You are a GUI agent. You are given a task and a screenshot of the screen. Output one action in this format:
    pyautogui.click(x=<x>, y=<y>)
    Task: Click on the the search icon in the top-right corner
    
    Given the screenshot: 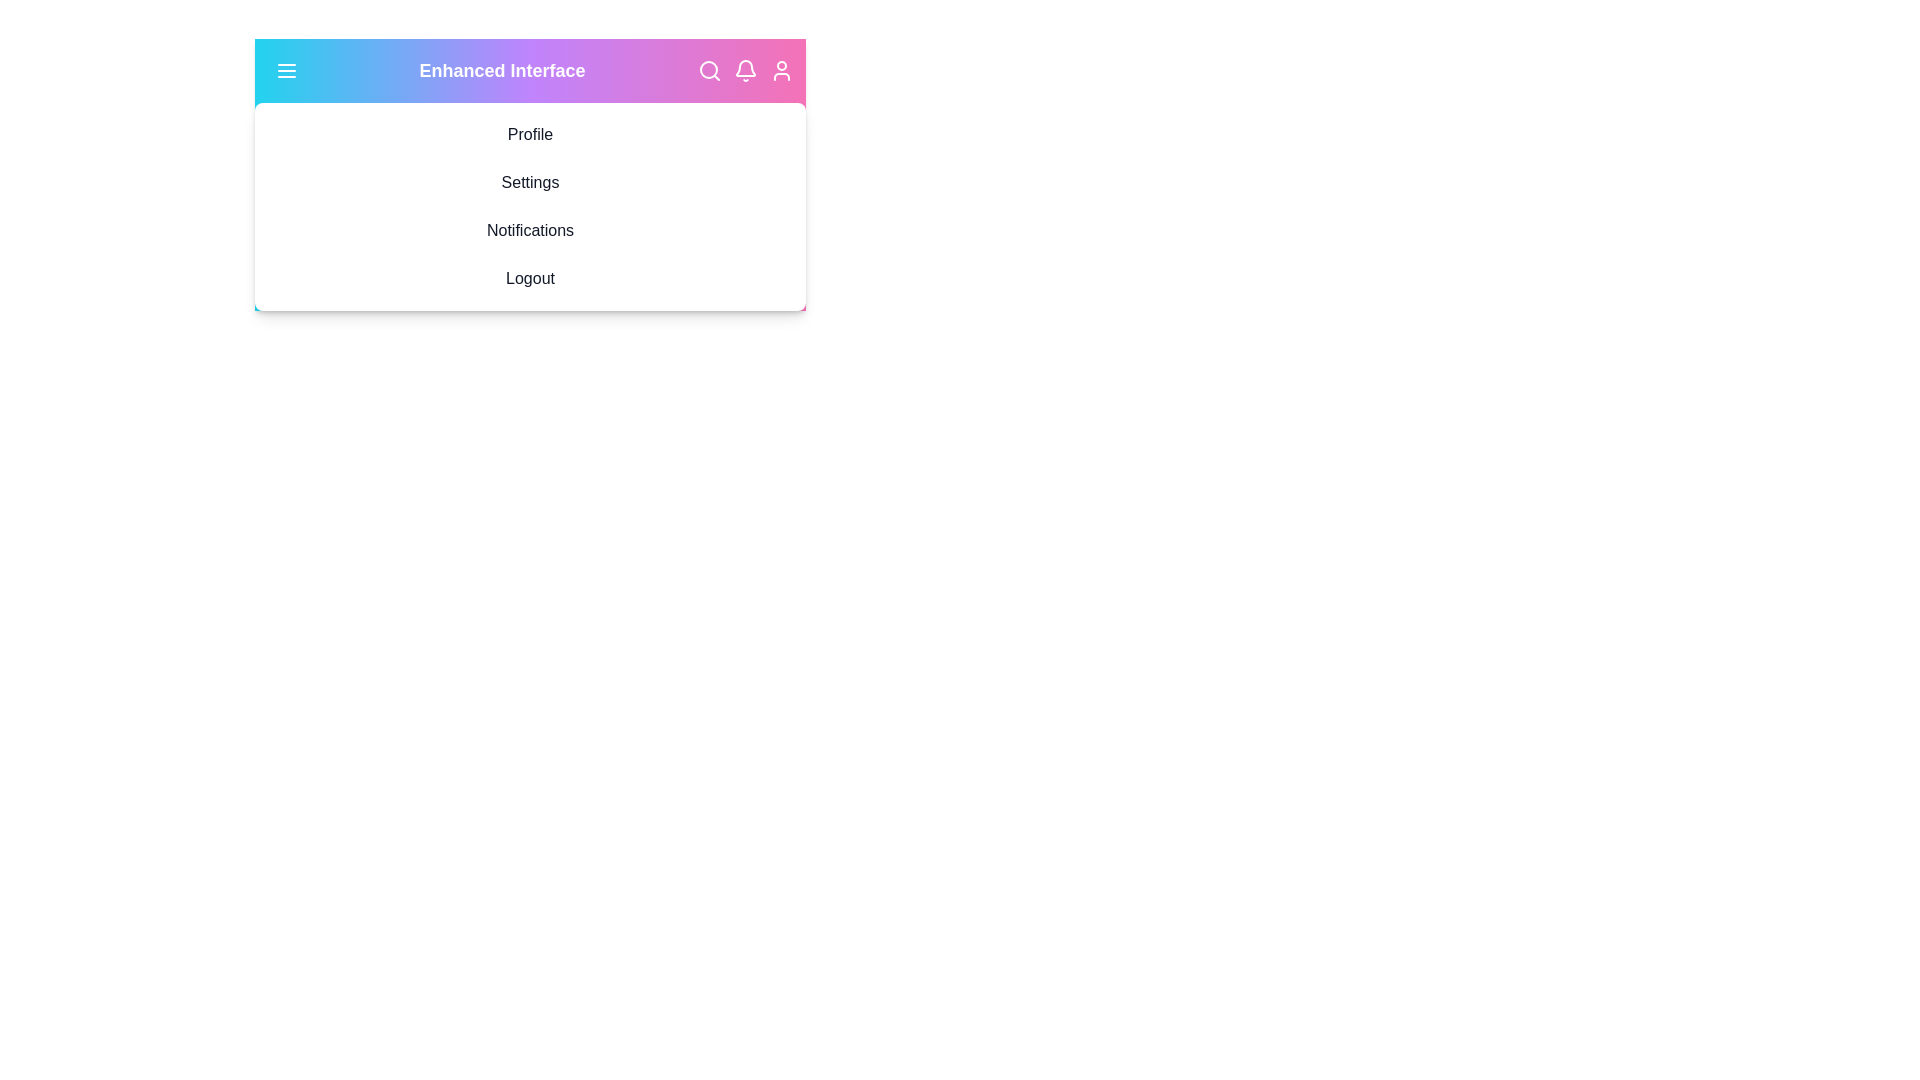 What is the action you would take?
    pyautogui.click(x=710, y=69)
    